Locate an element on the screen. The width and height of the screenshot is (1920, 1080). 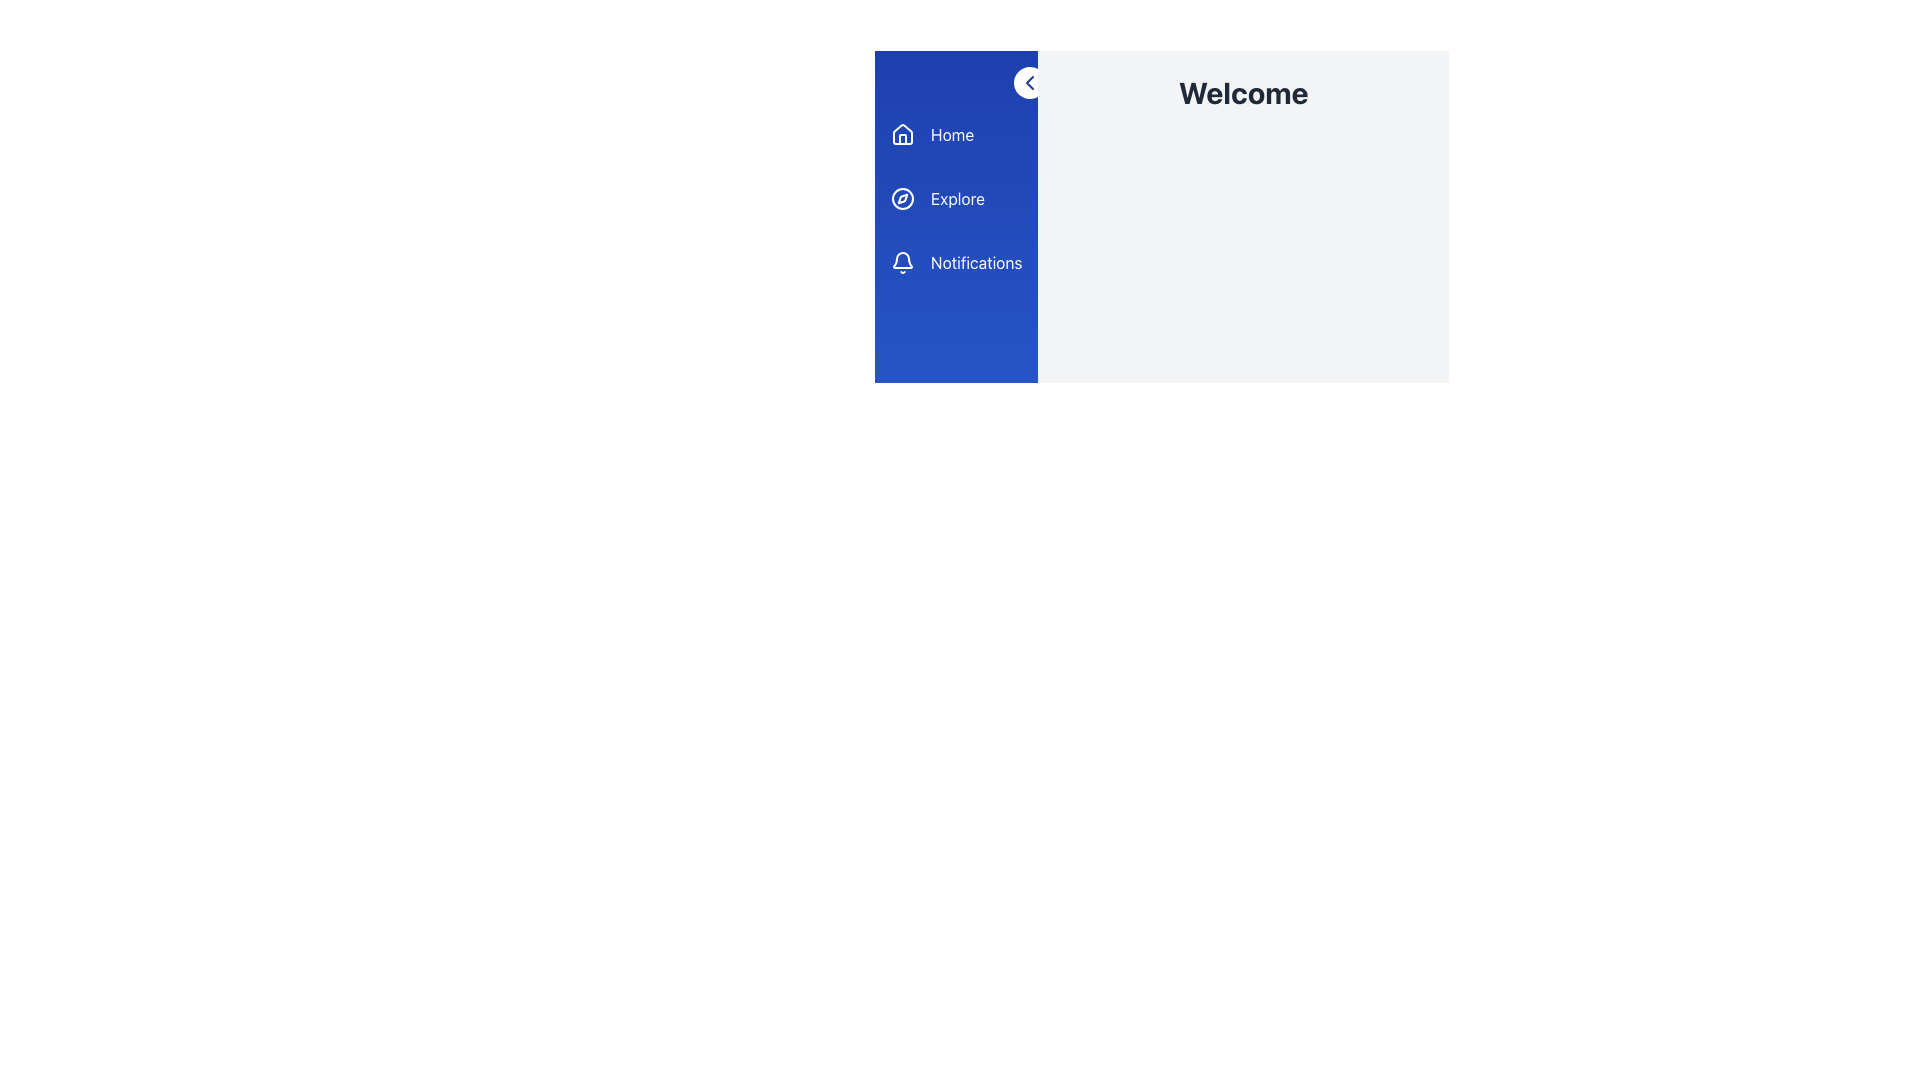
the compass icon located in the sidebar navigation, which is part of the 'Explore' option is located at coordinates (901, 199).